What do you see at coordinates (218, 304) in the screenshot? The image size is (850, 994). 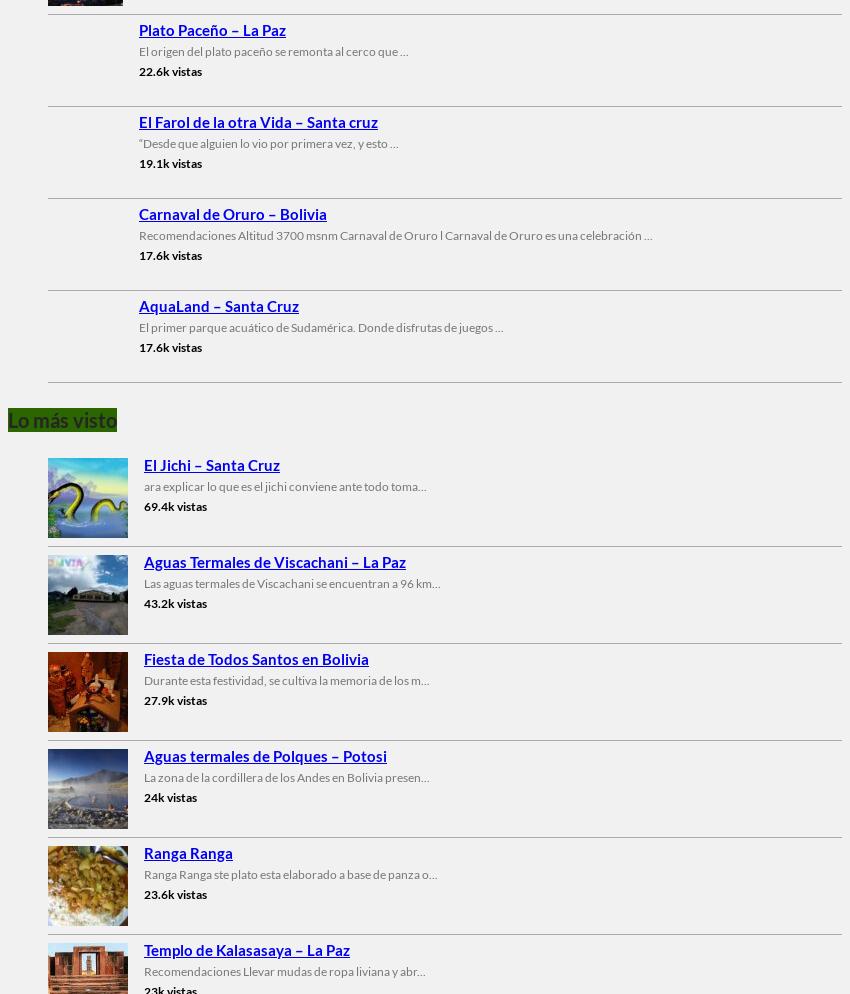 I see `'AquaLand – Santa Cruz'` at bounding box center [218, 304].